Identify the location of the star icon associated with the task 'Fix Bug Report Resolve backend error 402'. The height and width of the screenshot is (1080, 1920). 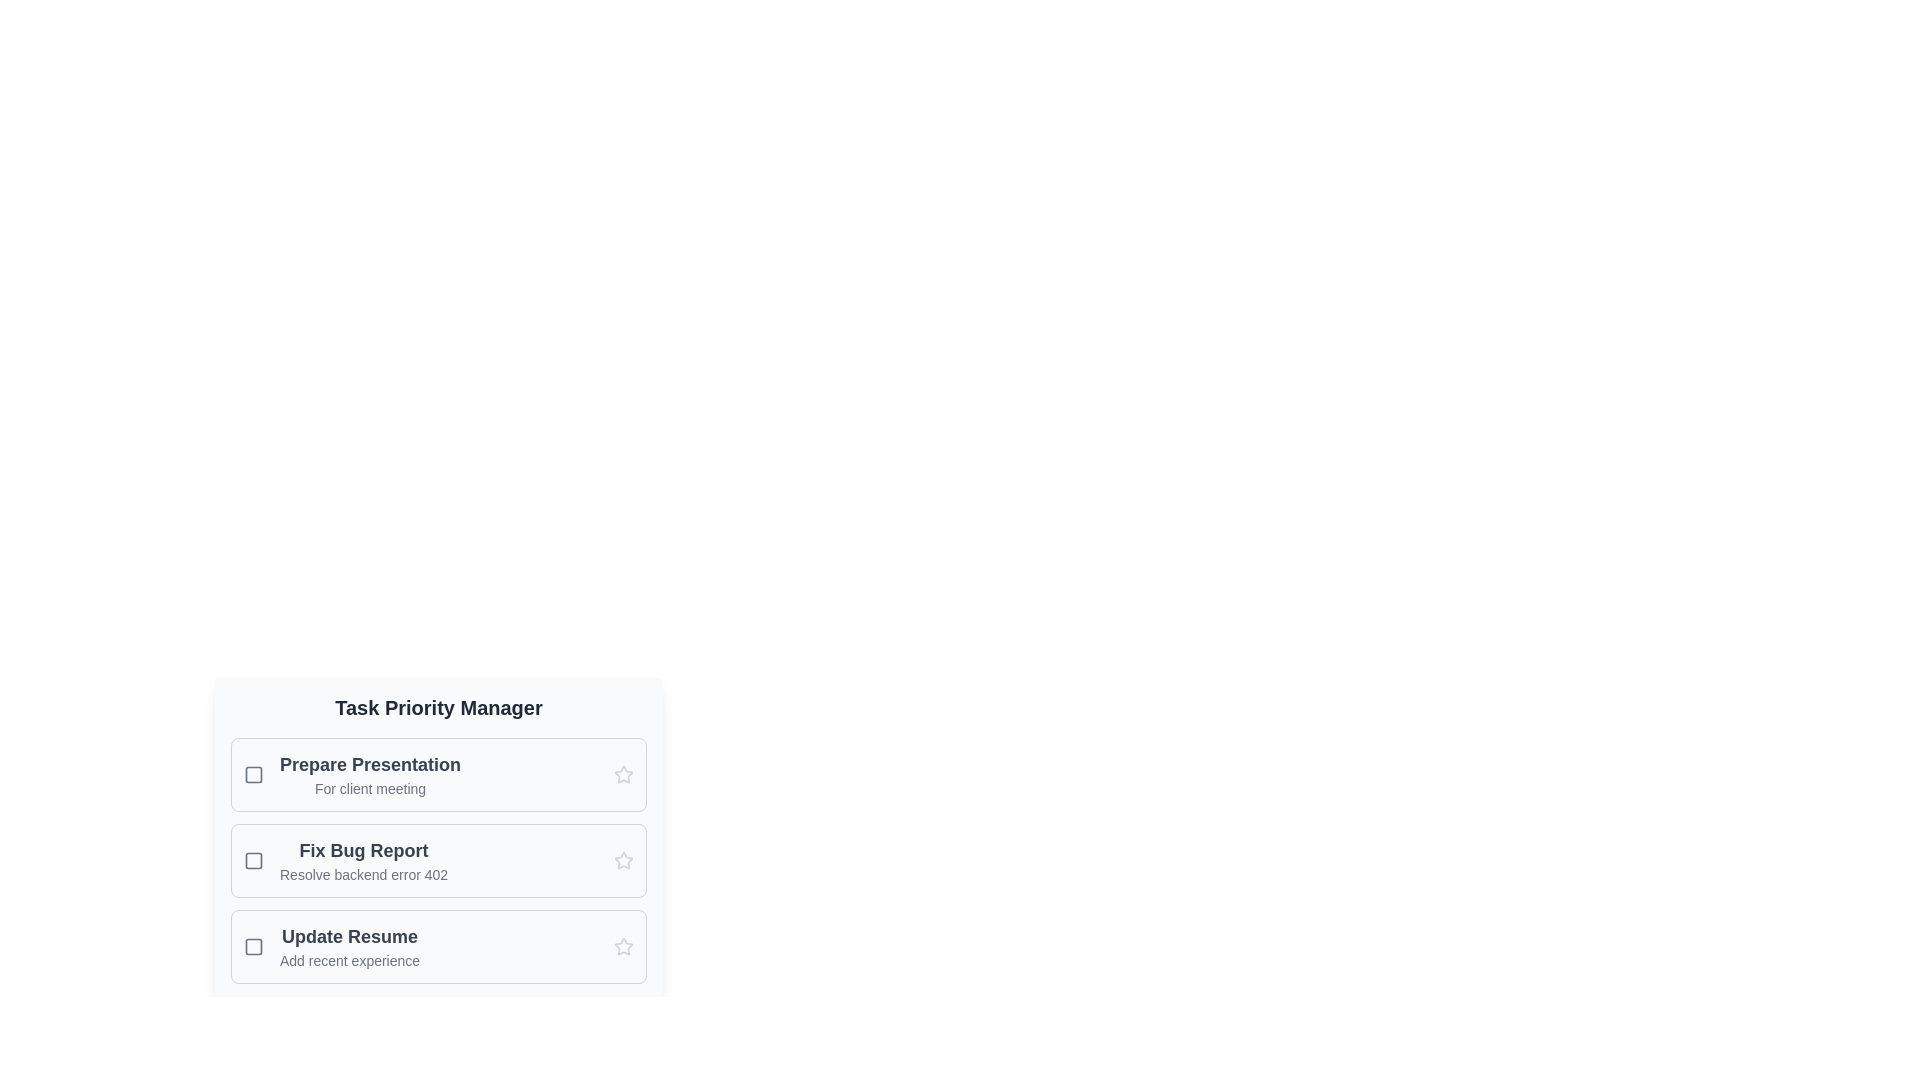
(623, 859).